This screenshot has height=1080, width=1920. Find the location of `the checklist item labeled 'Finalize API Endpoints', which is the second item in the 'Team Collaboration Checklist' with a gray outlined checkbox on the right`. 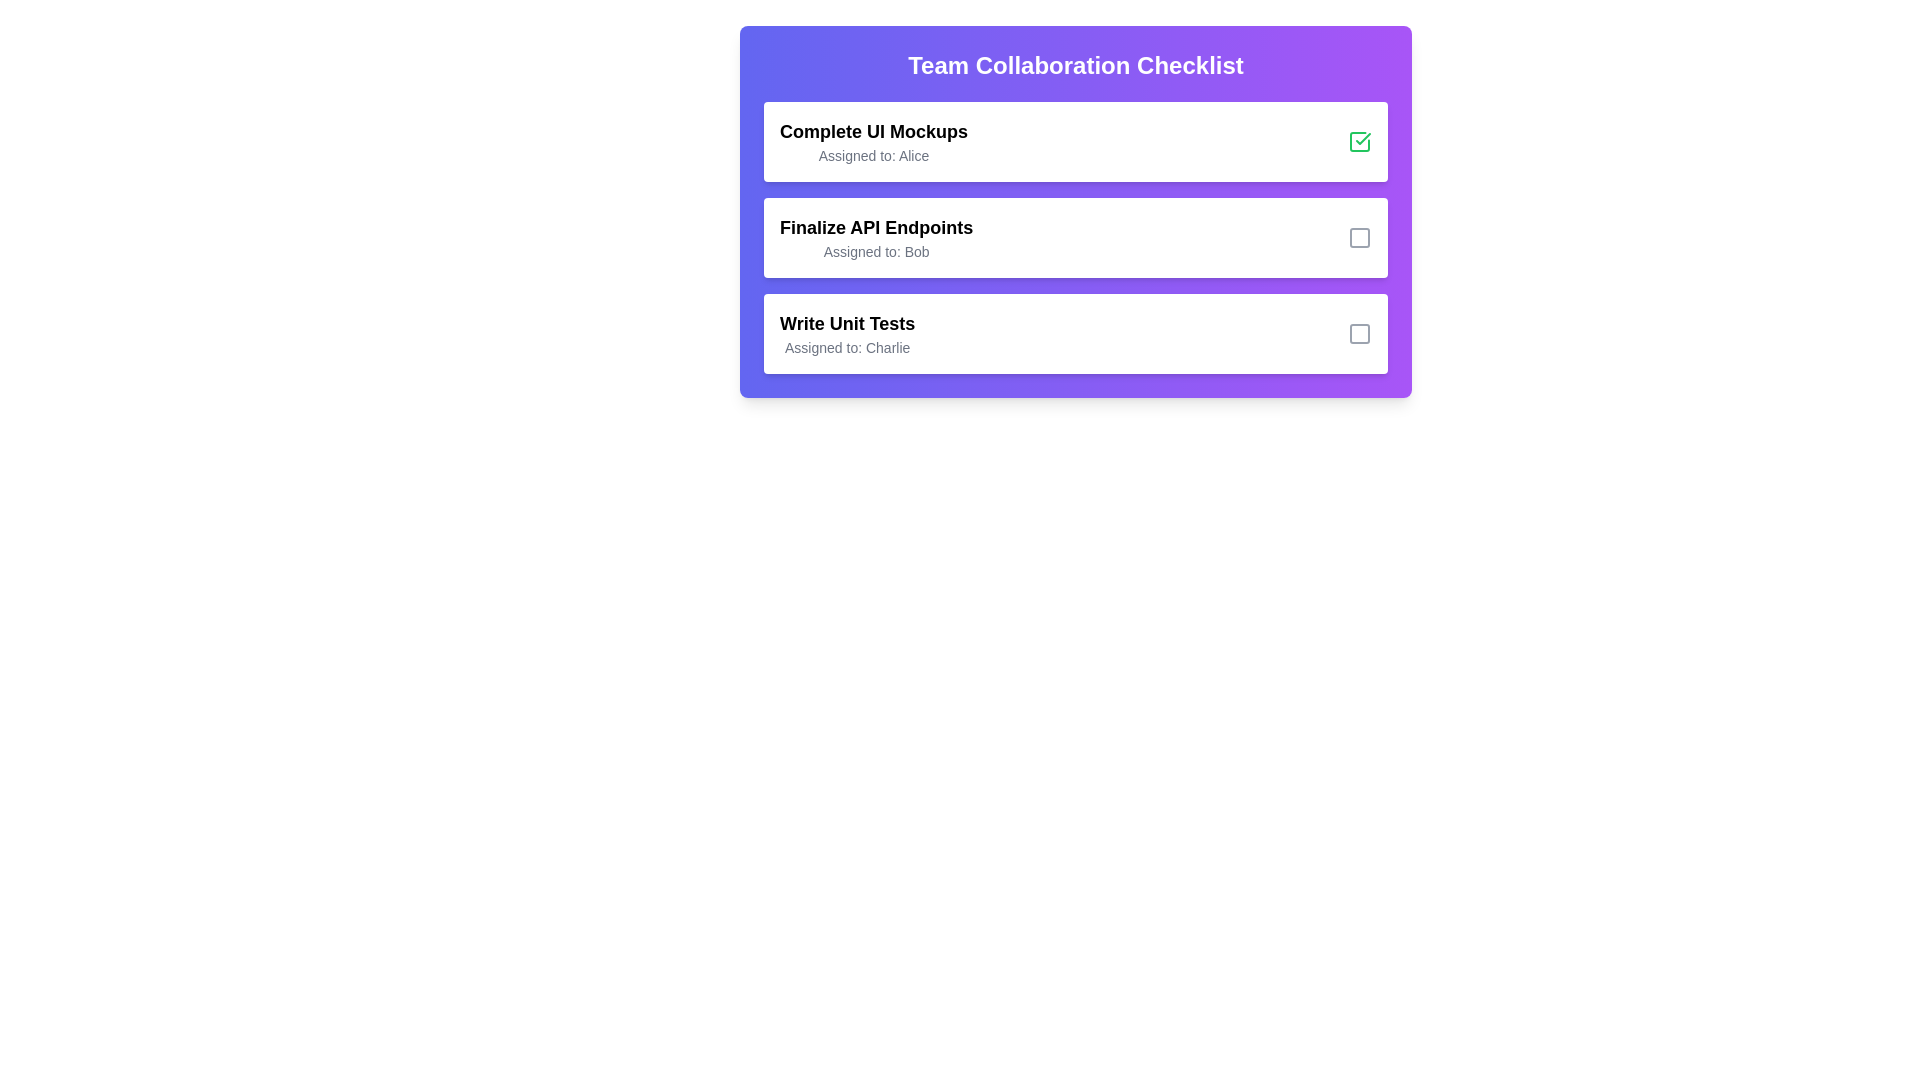

the checklist item labeled 'Finalize API Endpoints', which is the second item in the 'Team Collaboration Checklist' with a gray outlined checkbox on the right is located at coordinates (1074, 237).